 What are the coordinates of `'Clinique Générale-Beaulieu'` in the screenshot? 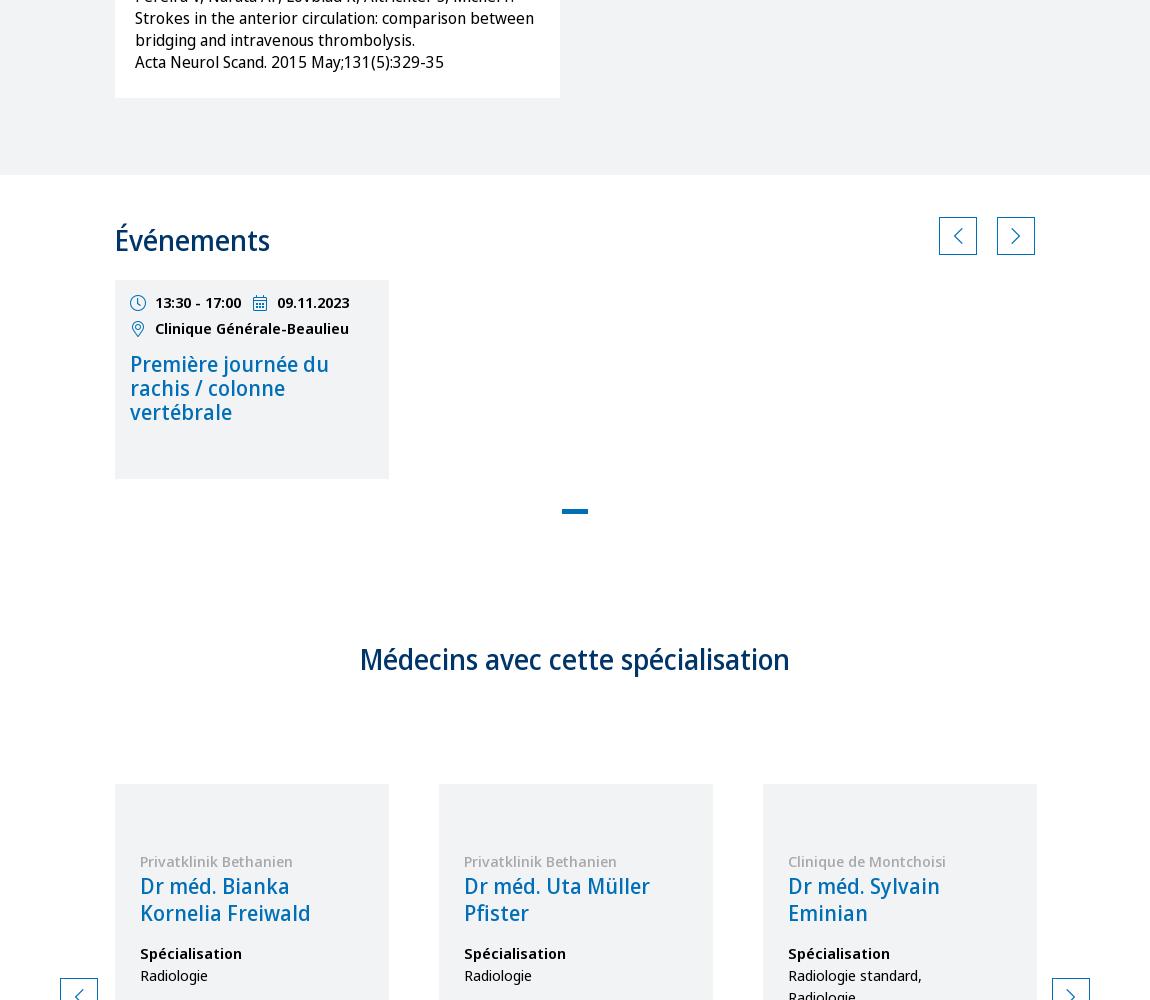 It's located at (154, 326).